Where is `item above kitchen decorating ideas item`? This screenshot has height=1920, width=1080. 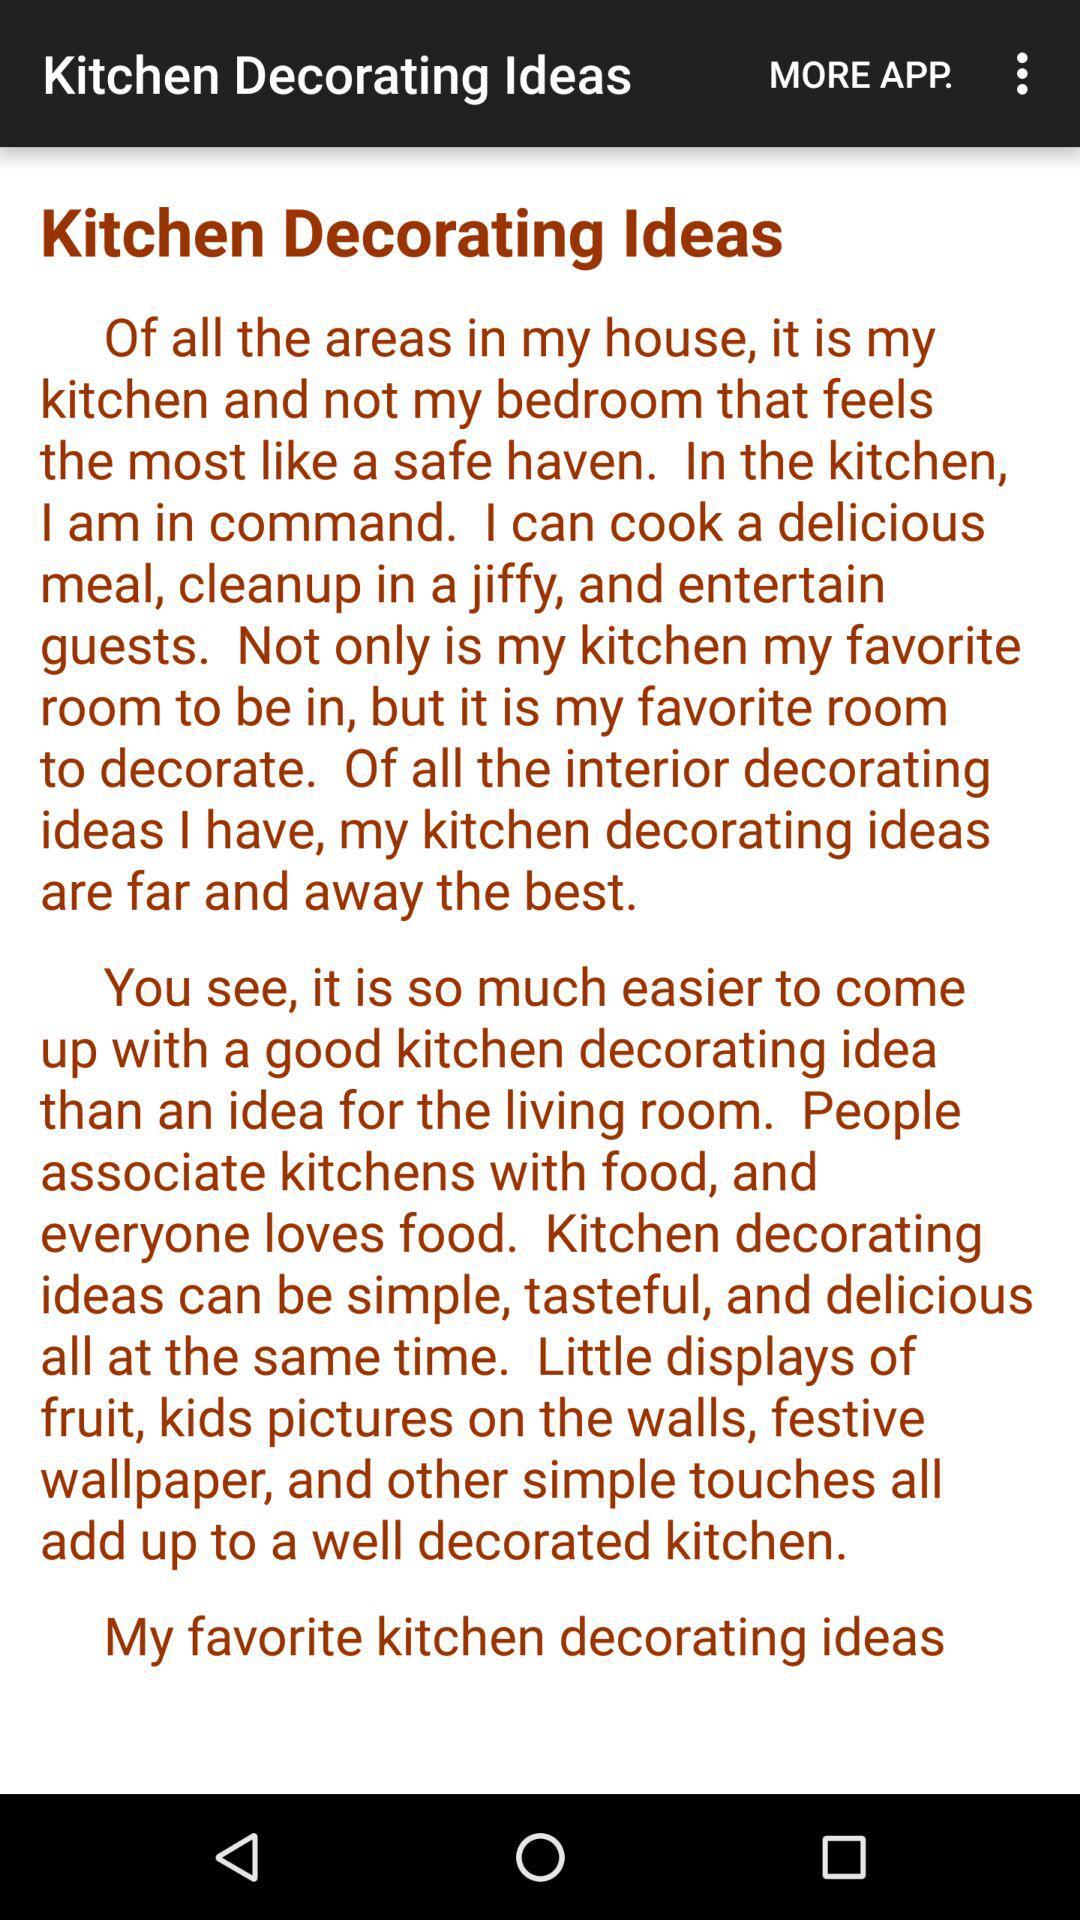 item above kitchen decorating ideas item is located at coordinates (860, 73).